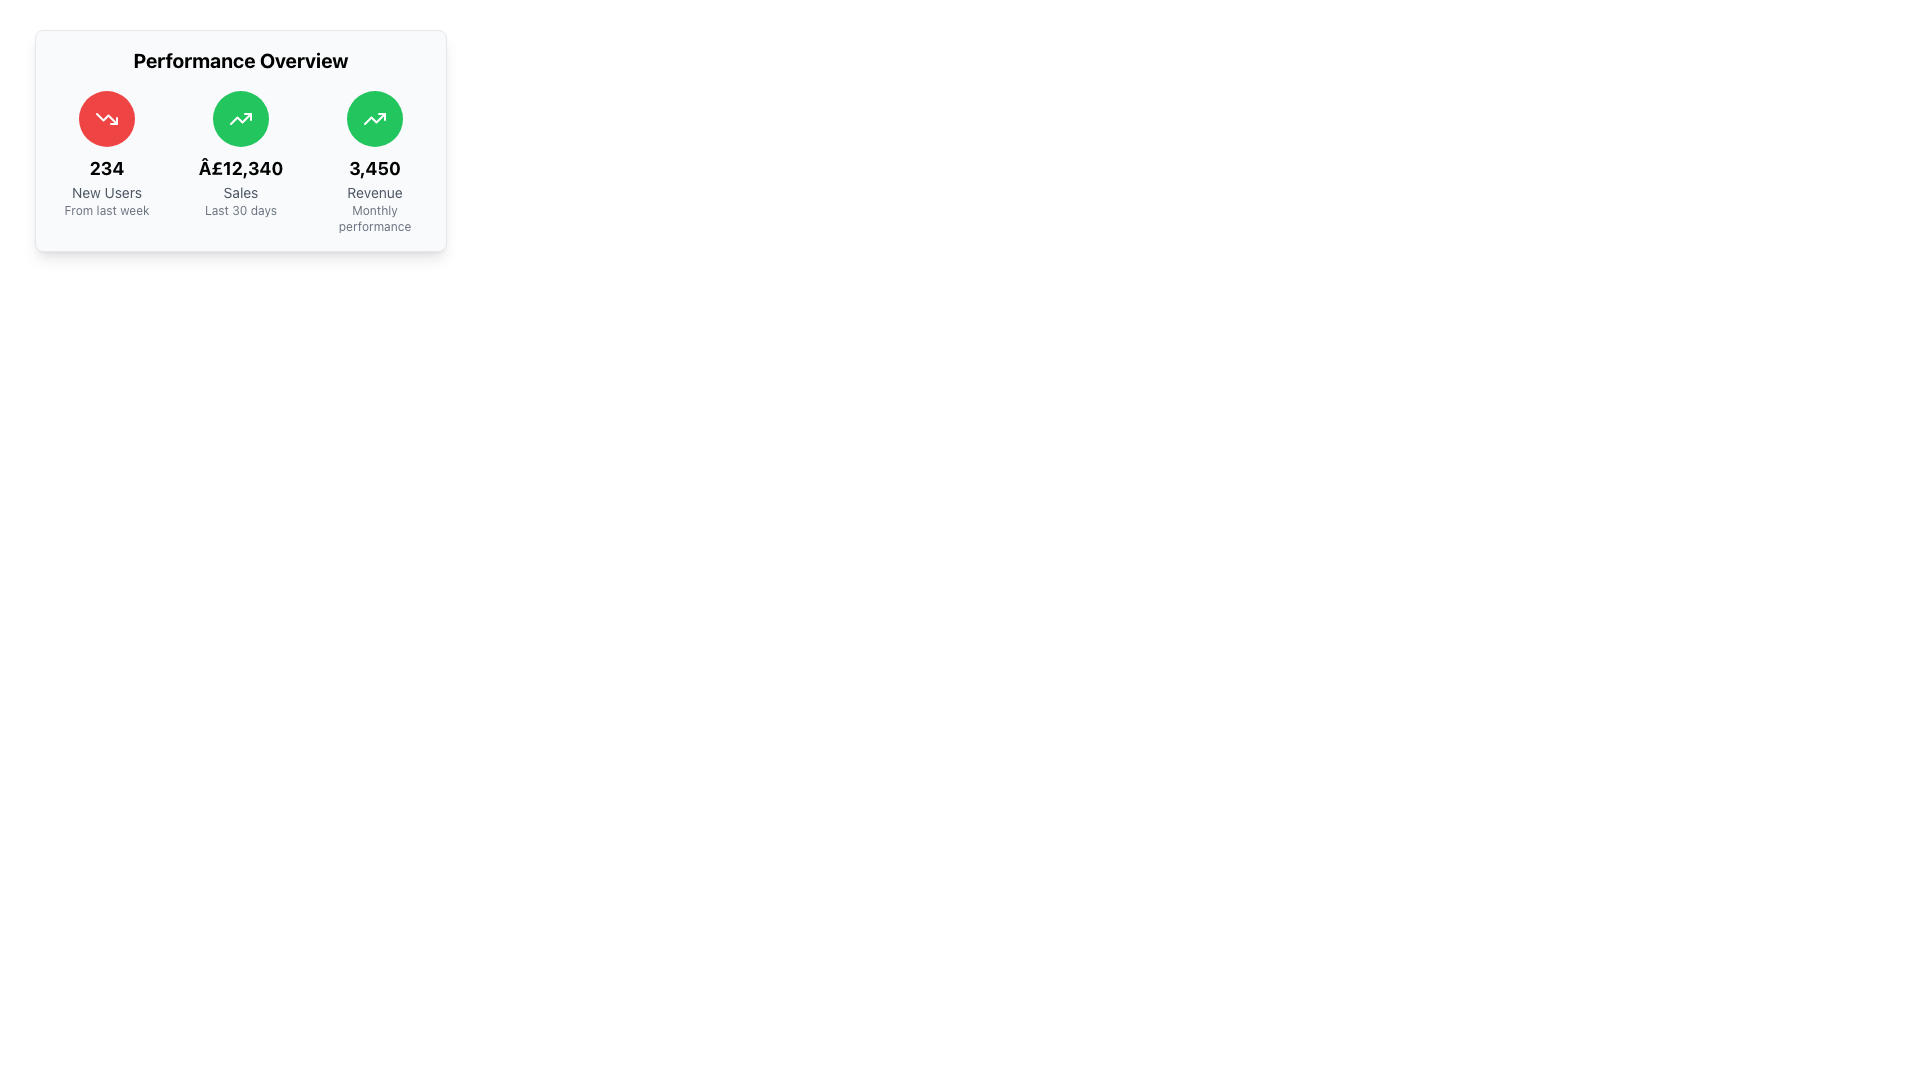  Describe the element at coordinates (240, 161) in the screenshot. I see `the icons on the sales data display card component, which is positioned in the center of a three-column grid layout under the 'Performance Overview' header` at that location.